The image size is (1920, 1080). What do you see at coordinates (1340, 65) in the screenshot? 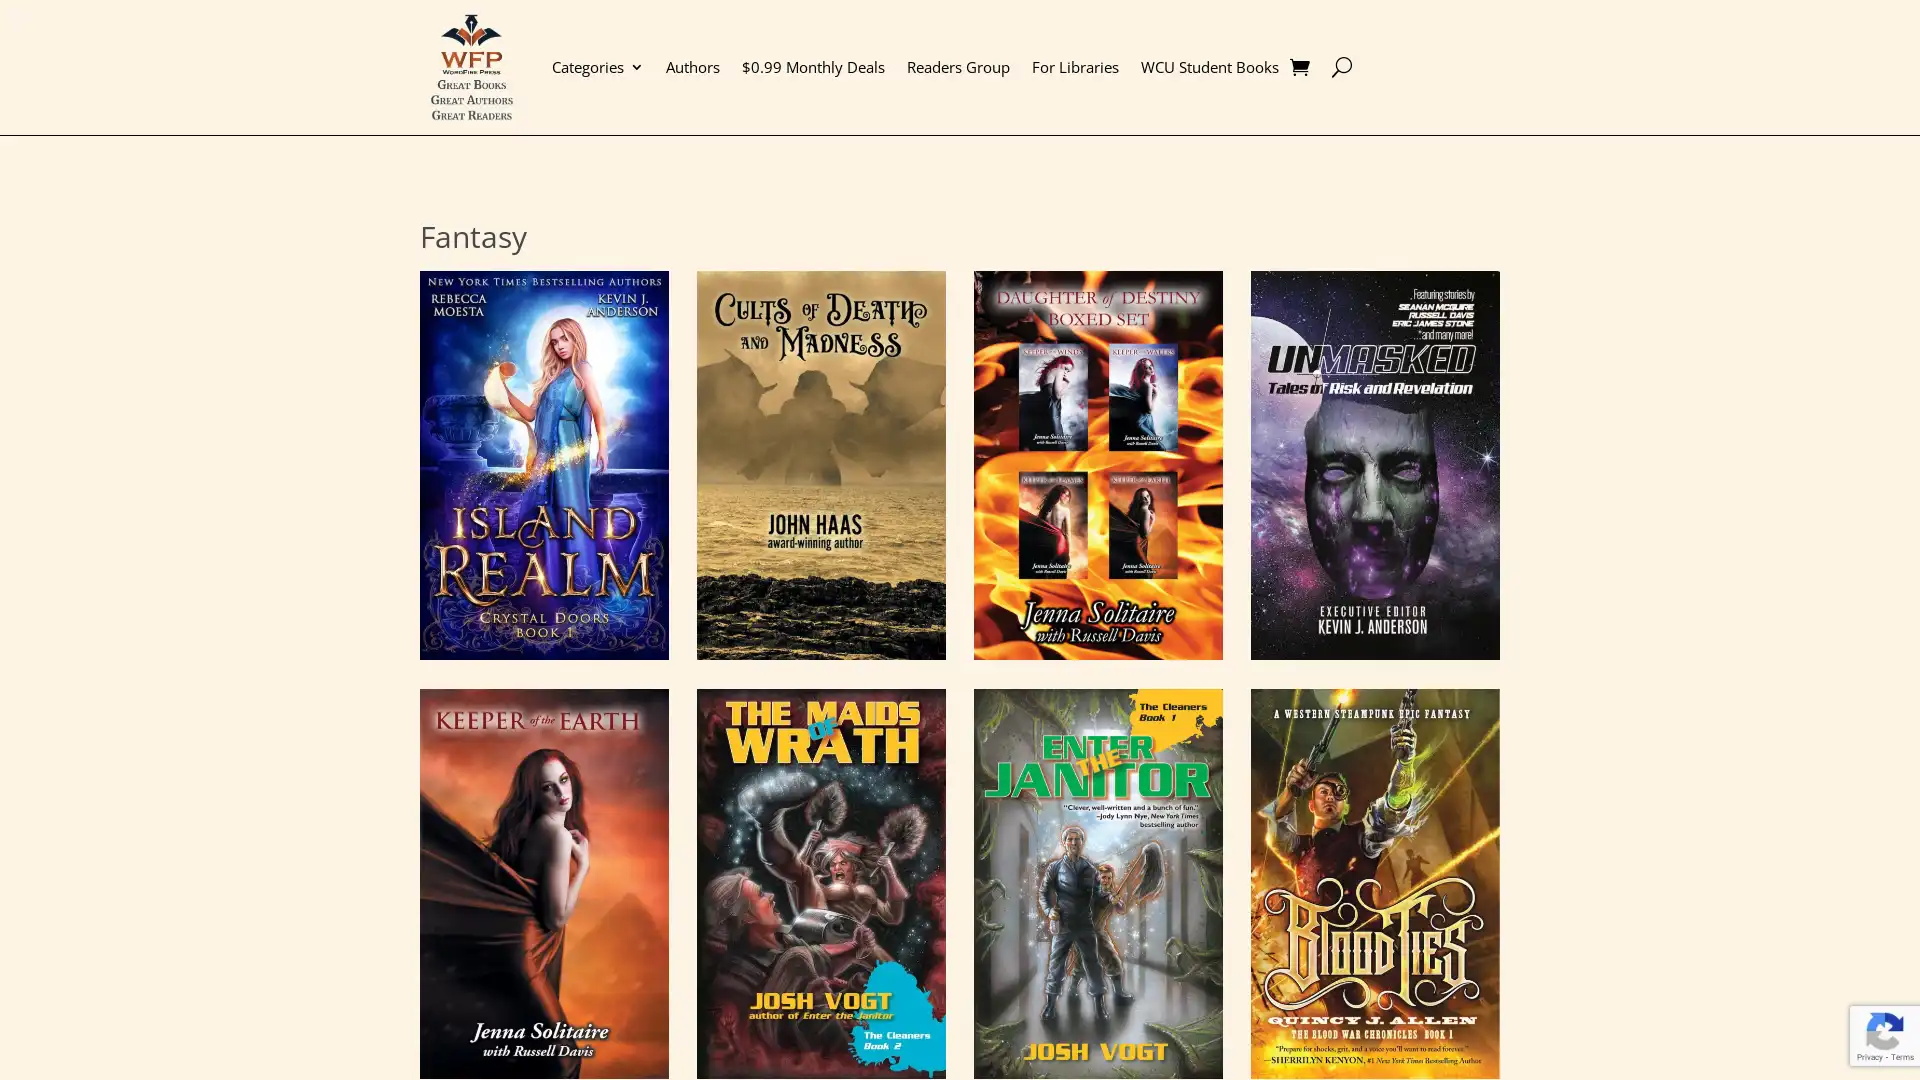
I see `U` at bounding box center [1340, 65].